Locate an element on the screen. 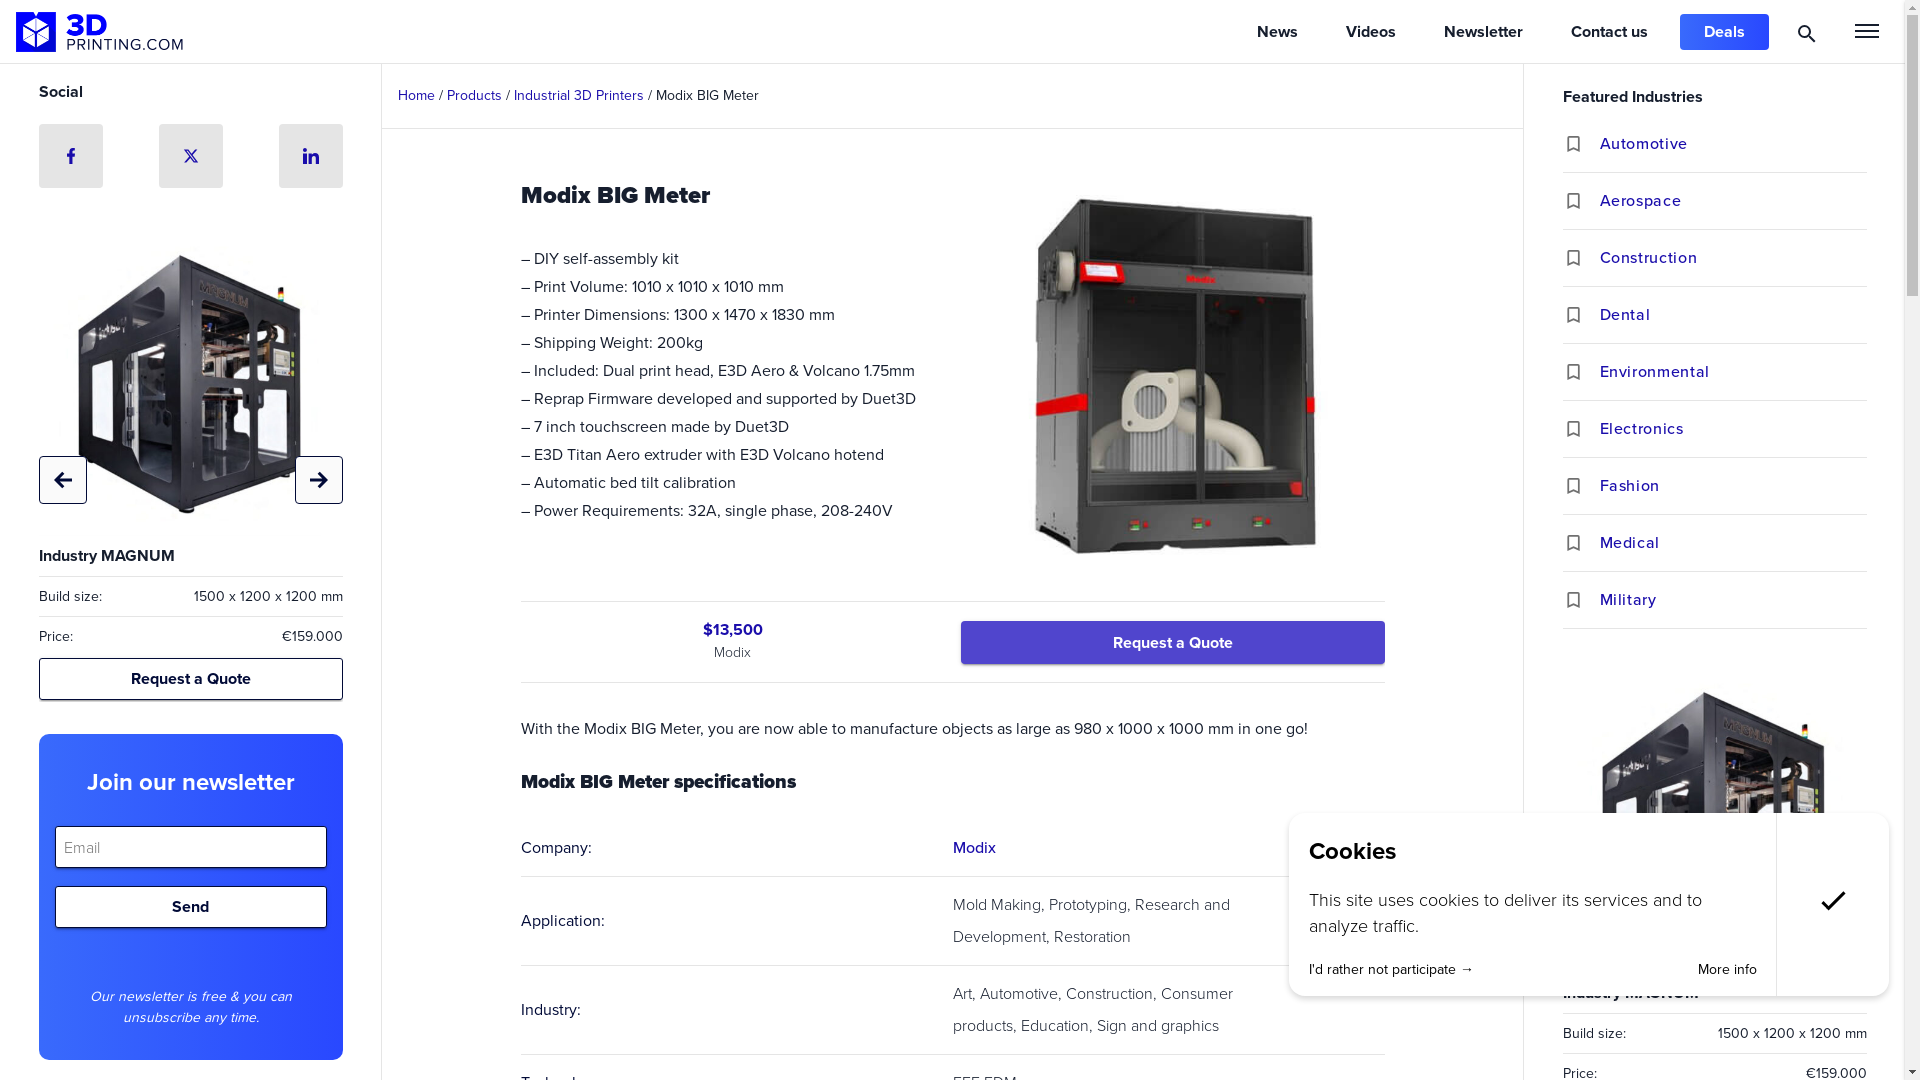 The height and width of the screenshot is (1080, 1920). '$13,500' is located at coordinates (730, 628).